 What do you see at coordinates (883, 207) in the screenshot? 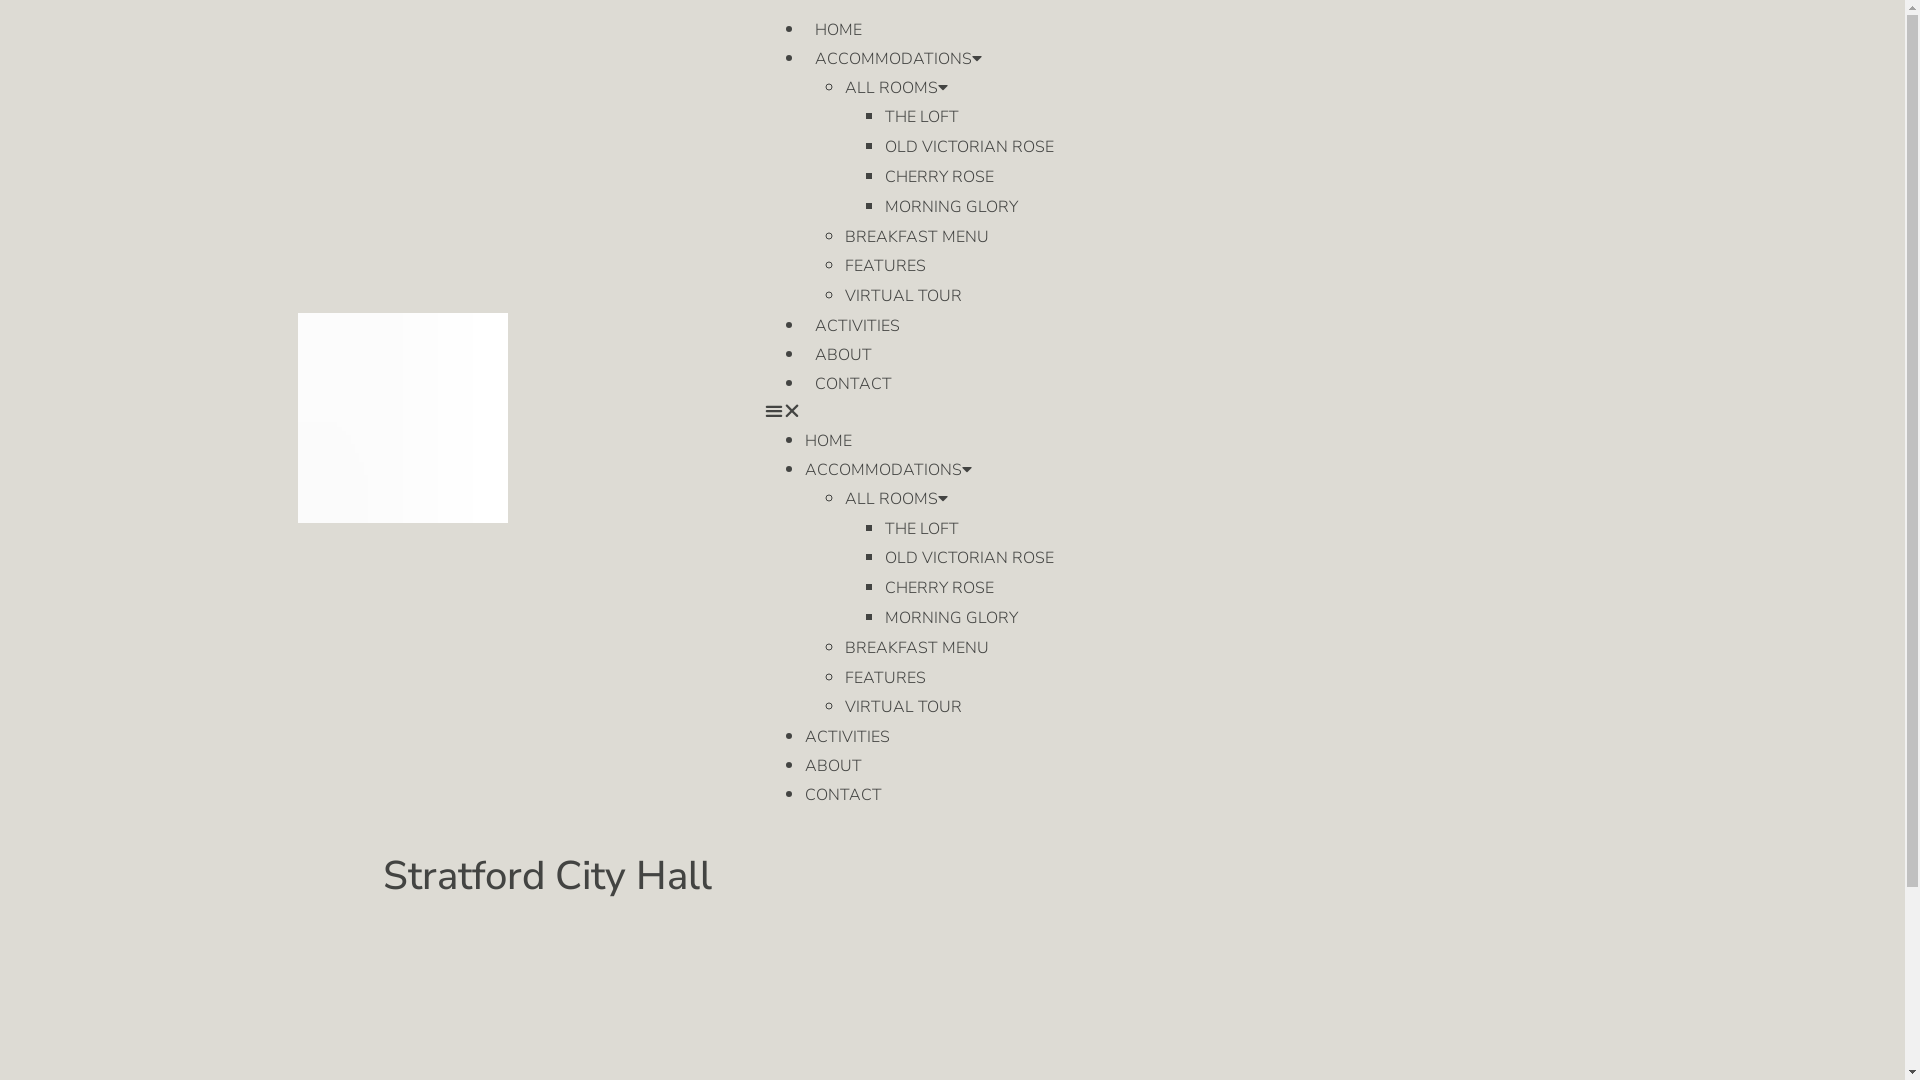
I see `'MORNING GLORY'` at bounding box center [883, 207].